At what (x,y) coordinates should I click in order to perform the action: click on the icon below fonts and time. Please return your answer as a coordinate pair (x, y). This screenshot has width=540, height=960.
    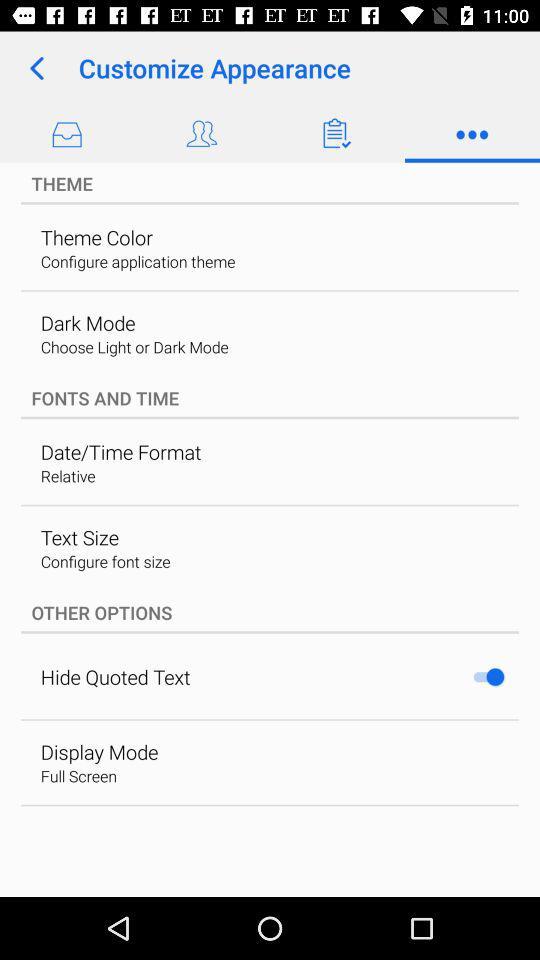
    Looking at the image, I should click on (121, 452).